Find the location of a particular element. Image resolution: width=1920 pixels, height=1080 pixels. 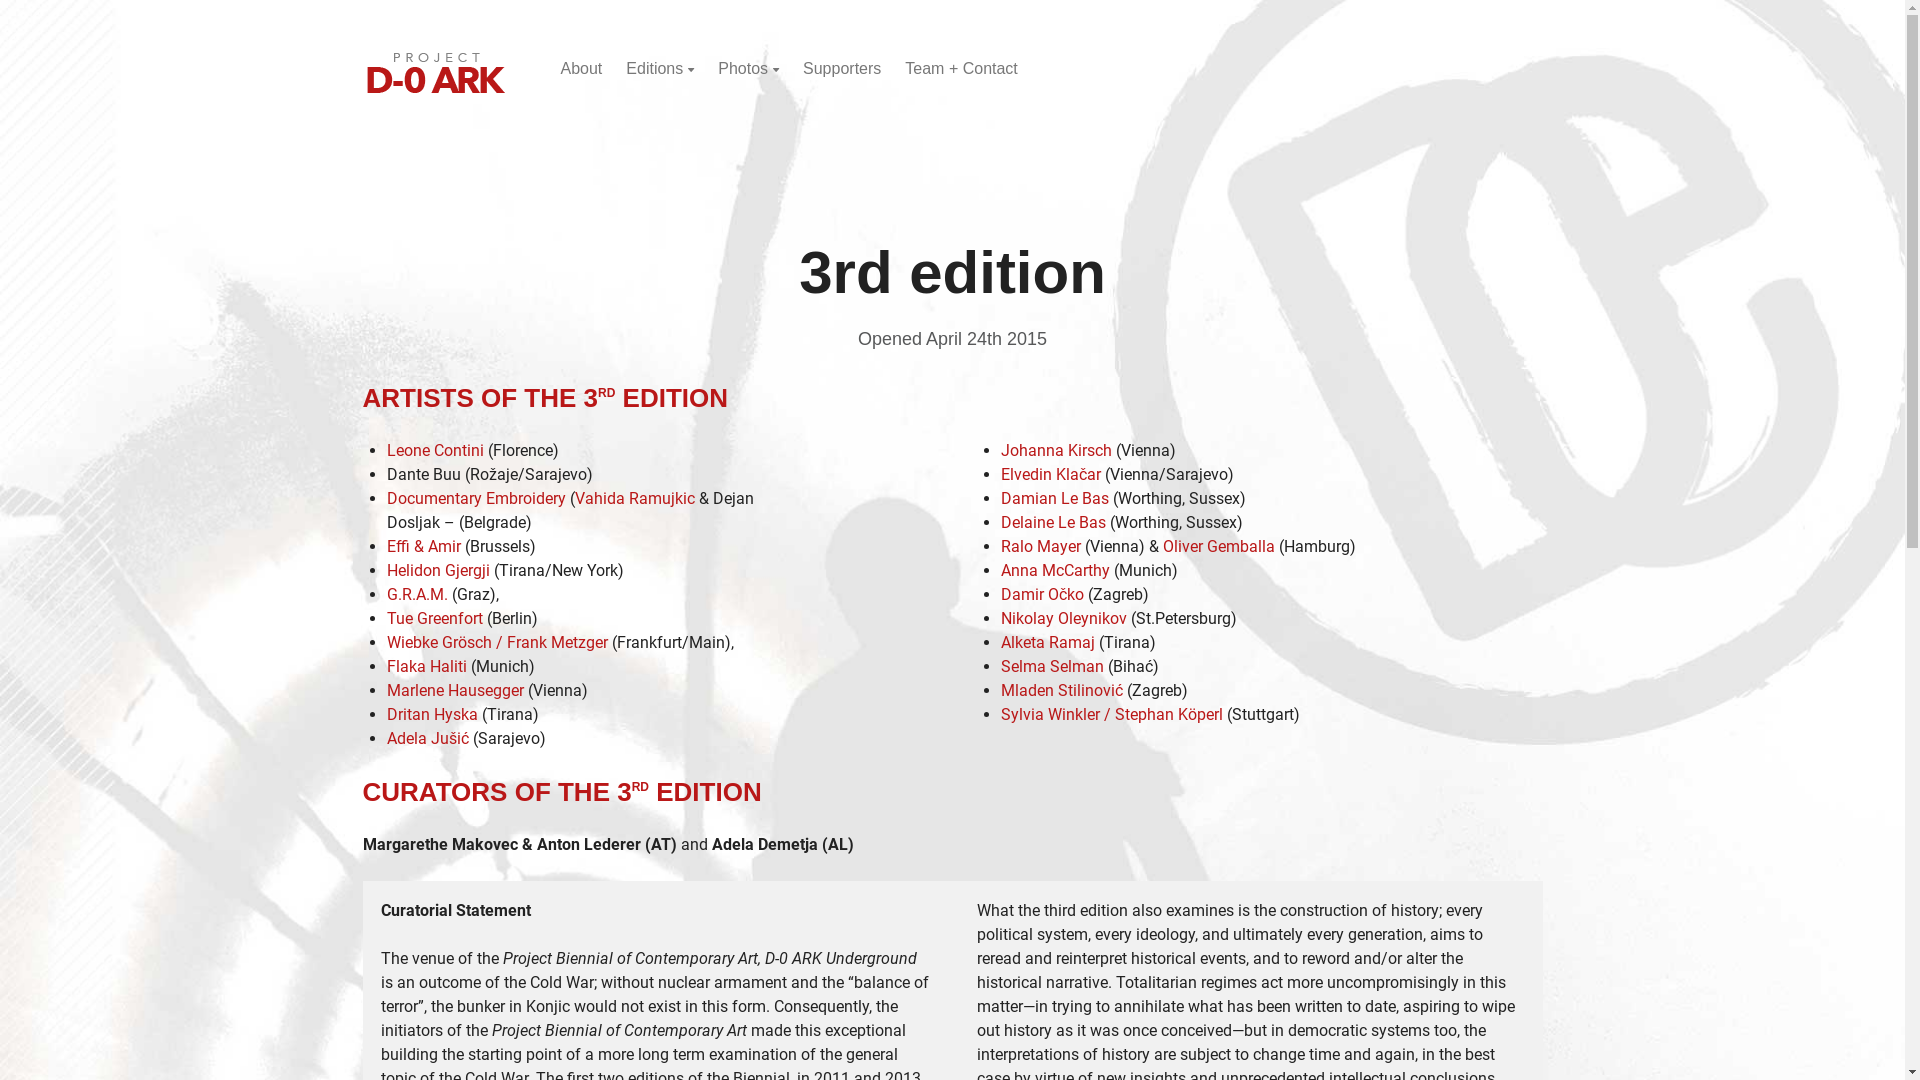

'Nikolay Oleynikov' is located at coordinates (1061, 617).